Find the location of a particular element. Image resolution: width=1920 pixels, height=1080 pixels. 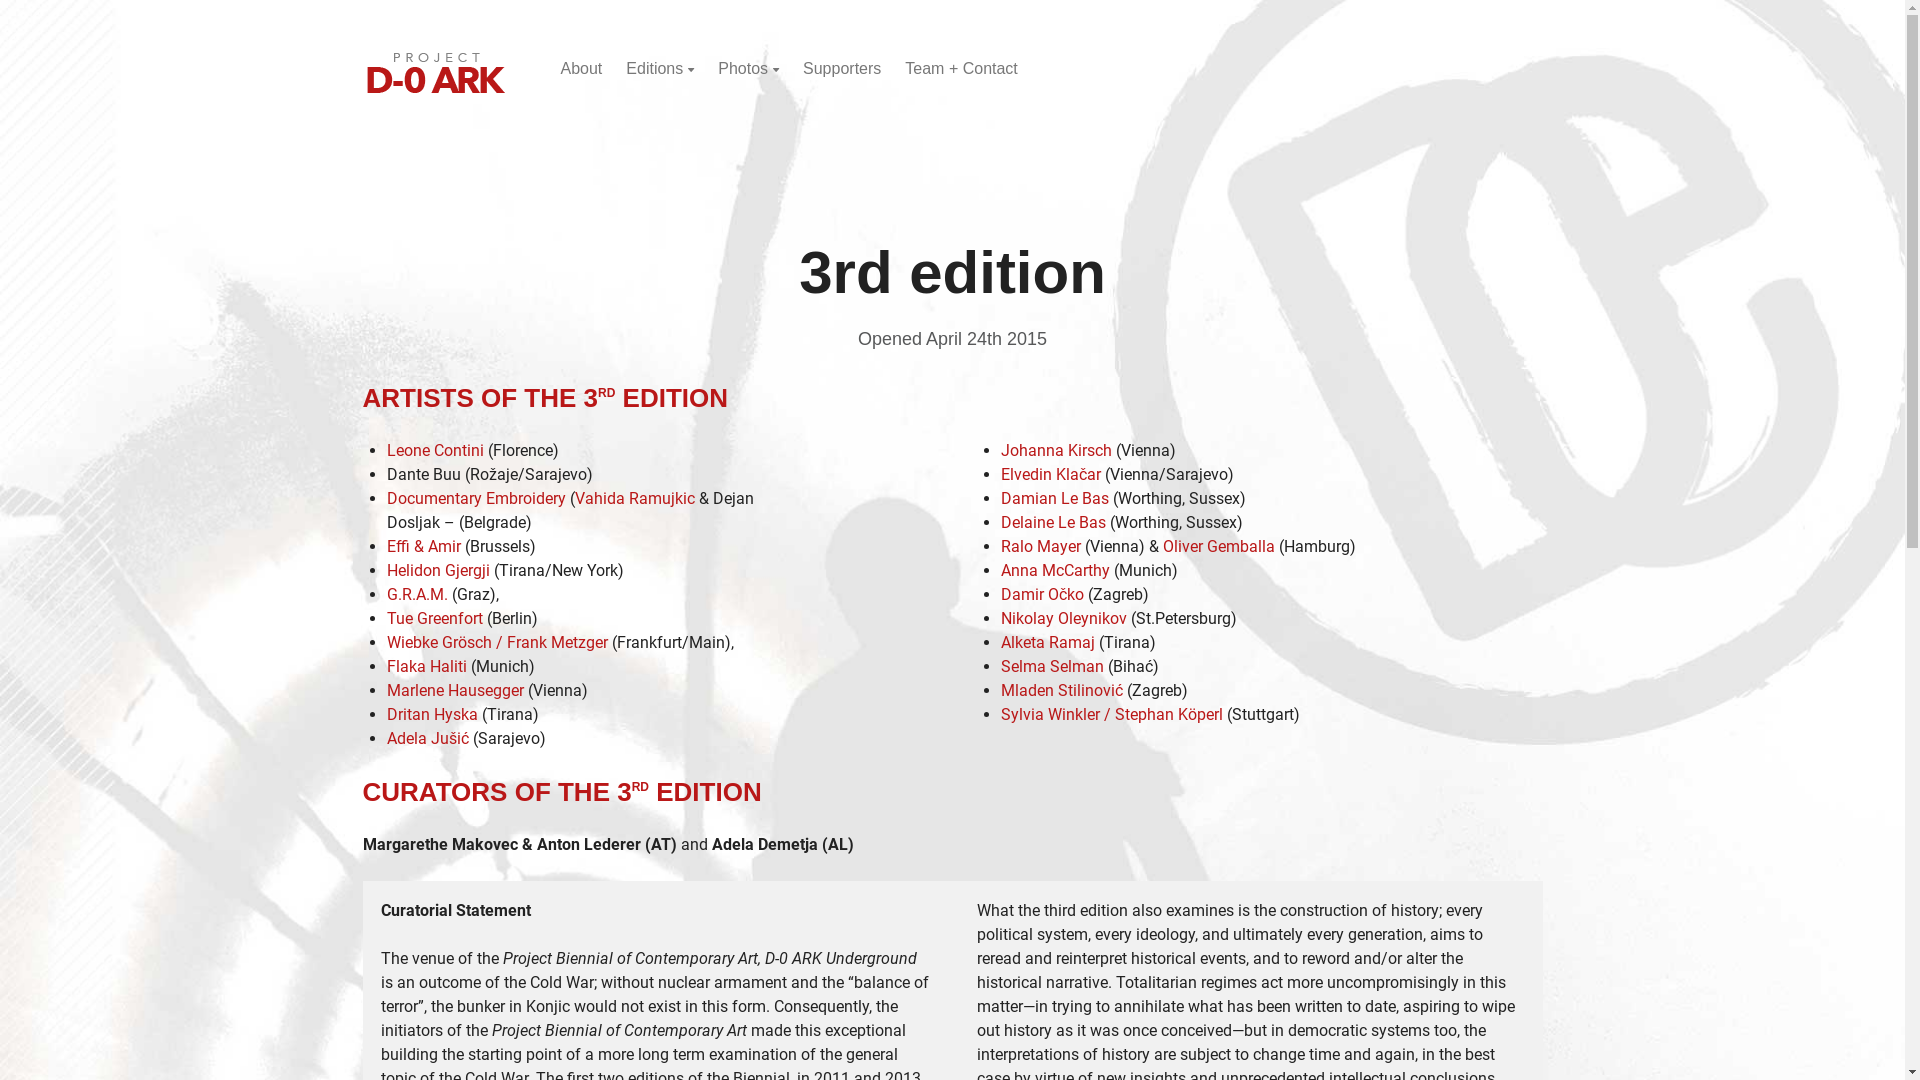

'Nikolay Oleynikov' is located at coordinates (1061, 617).